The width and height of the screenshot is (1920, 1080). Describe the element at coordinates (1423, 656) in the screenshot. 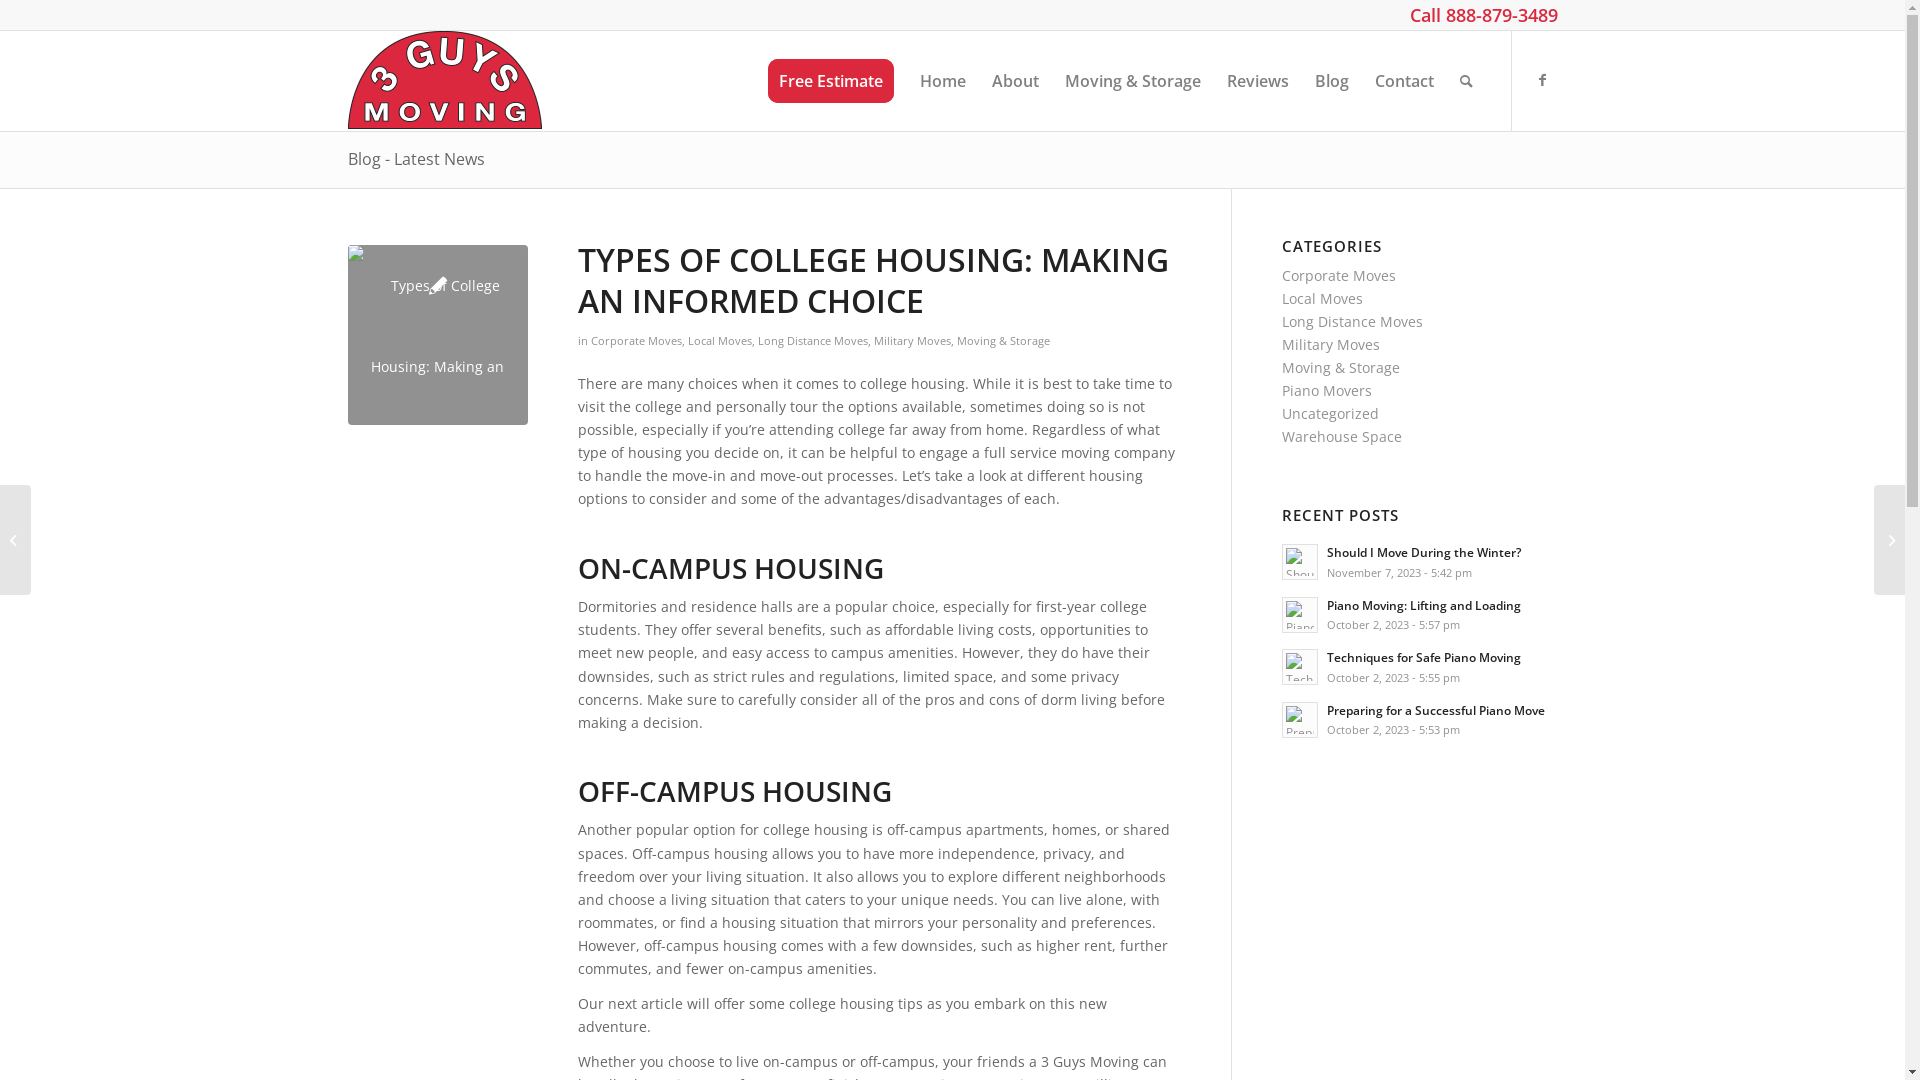

I see `'Techniques for Safe Piano Moving'` at that location.